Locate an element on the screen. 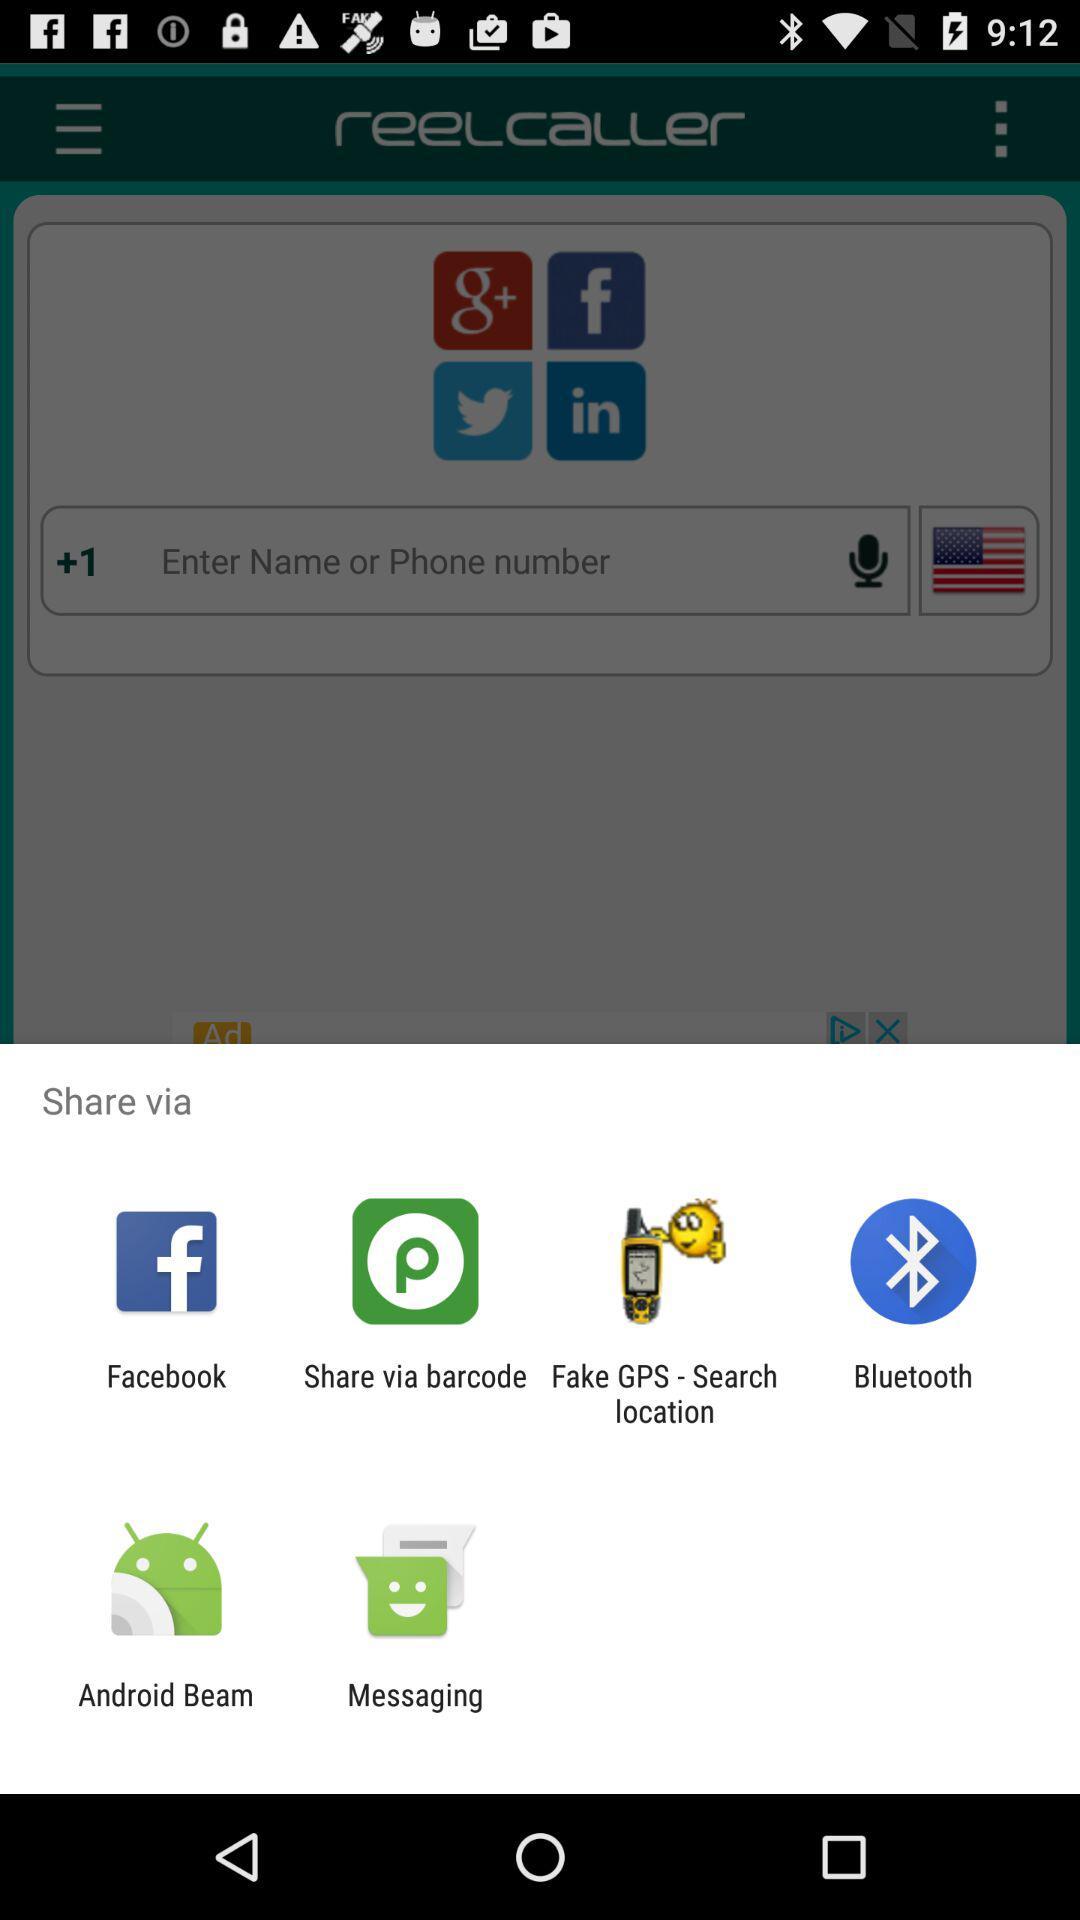  fake gps search is located at coordinates (664, 1392).